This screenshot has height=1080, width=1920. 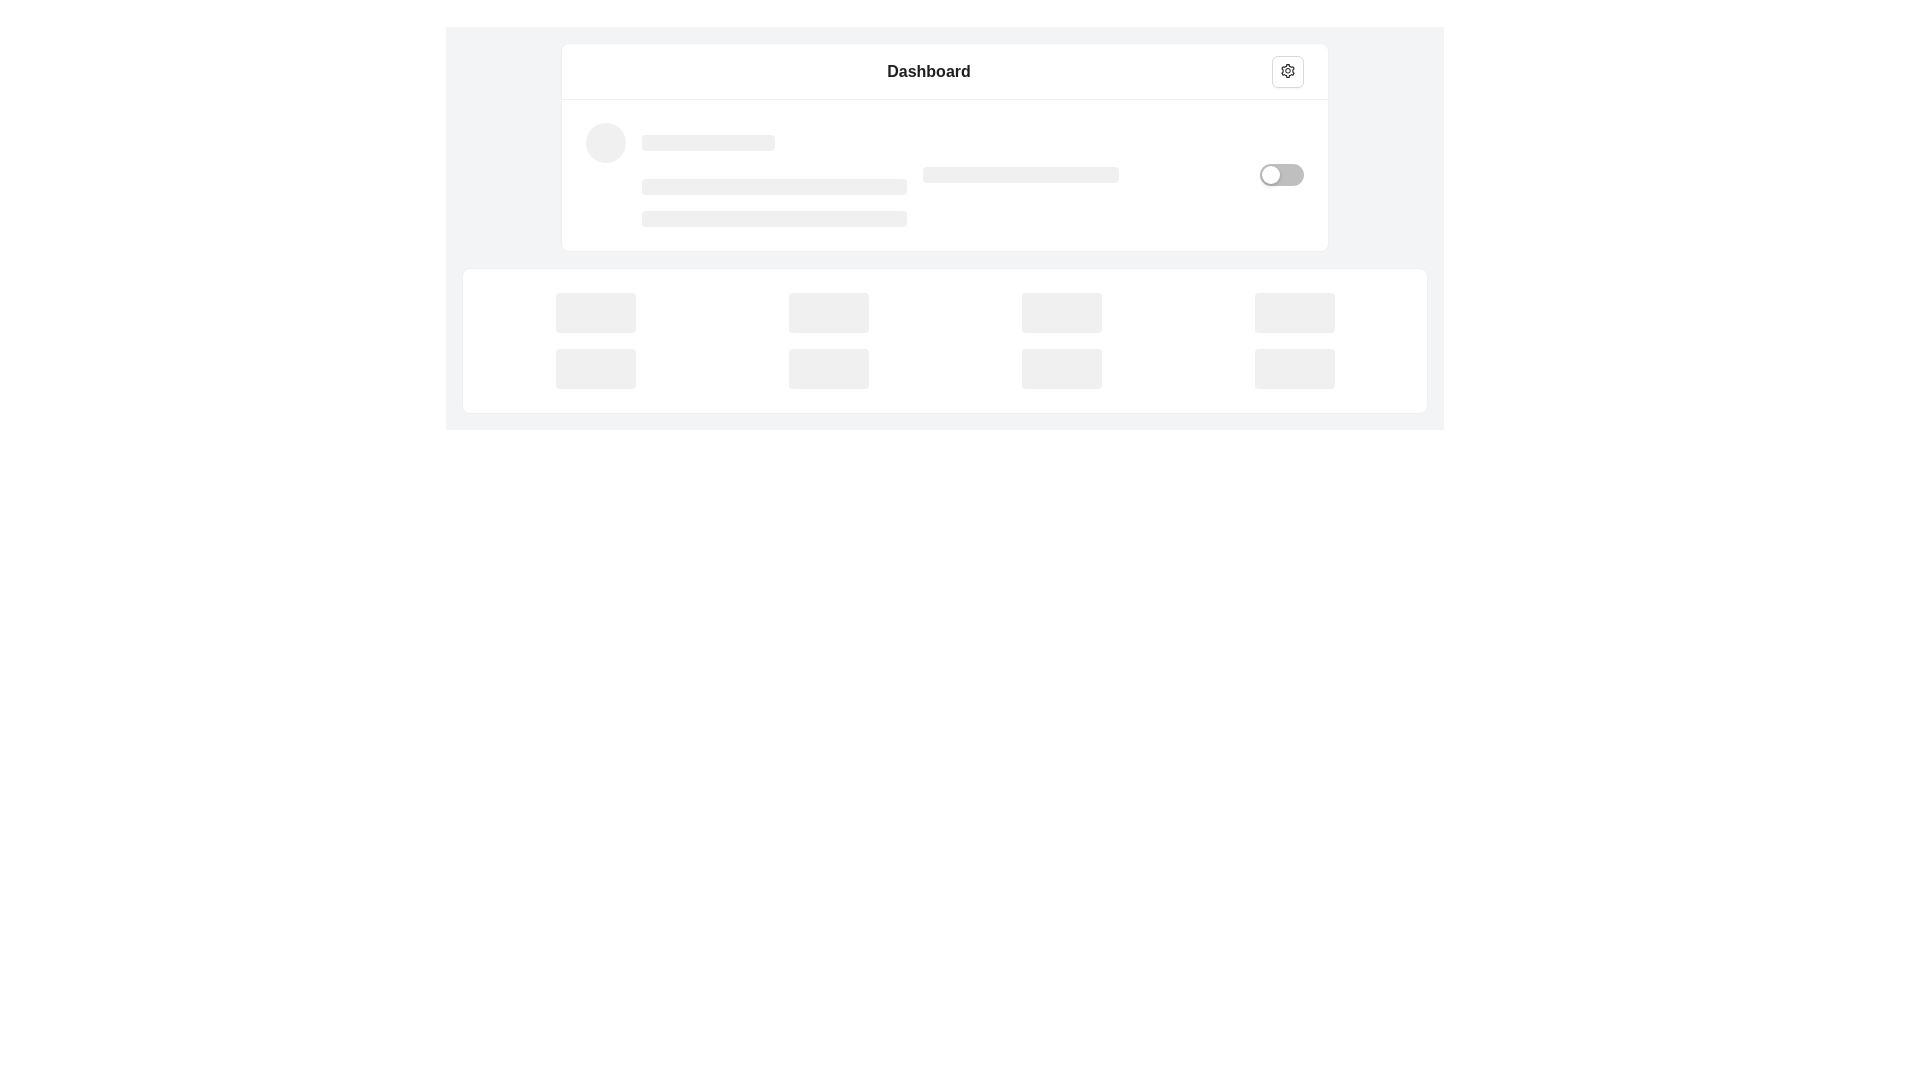 What do you see at coordinates (1060, 369) in the screenshot?
I see `the loading indicator located in the bottom row, third column of a four-column grid layout, serving as a visual placeholder for content being rendered` at bounding box center [1060, 369].